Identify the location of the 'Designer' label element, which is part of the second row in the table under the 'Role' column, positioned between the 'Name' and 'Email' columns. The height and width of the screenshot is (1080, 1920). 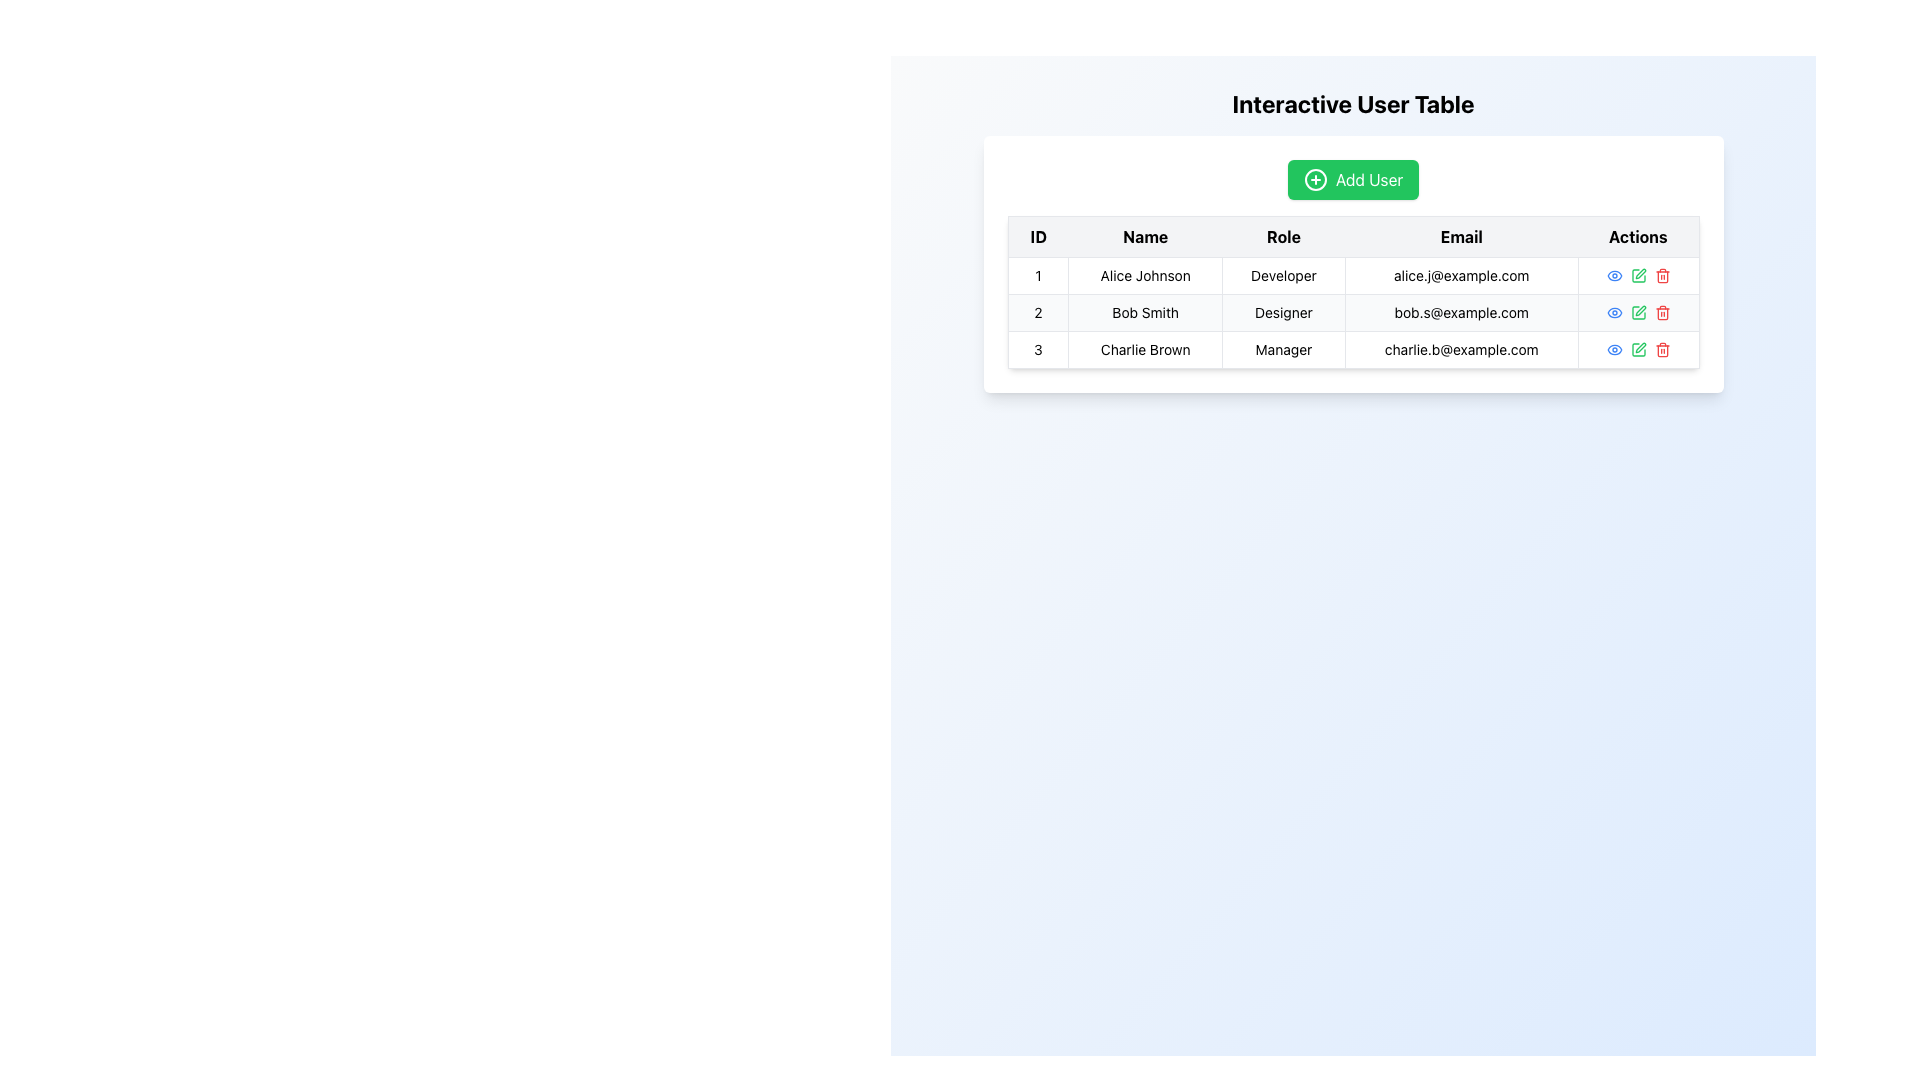
(1283, 312).